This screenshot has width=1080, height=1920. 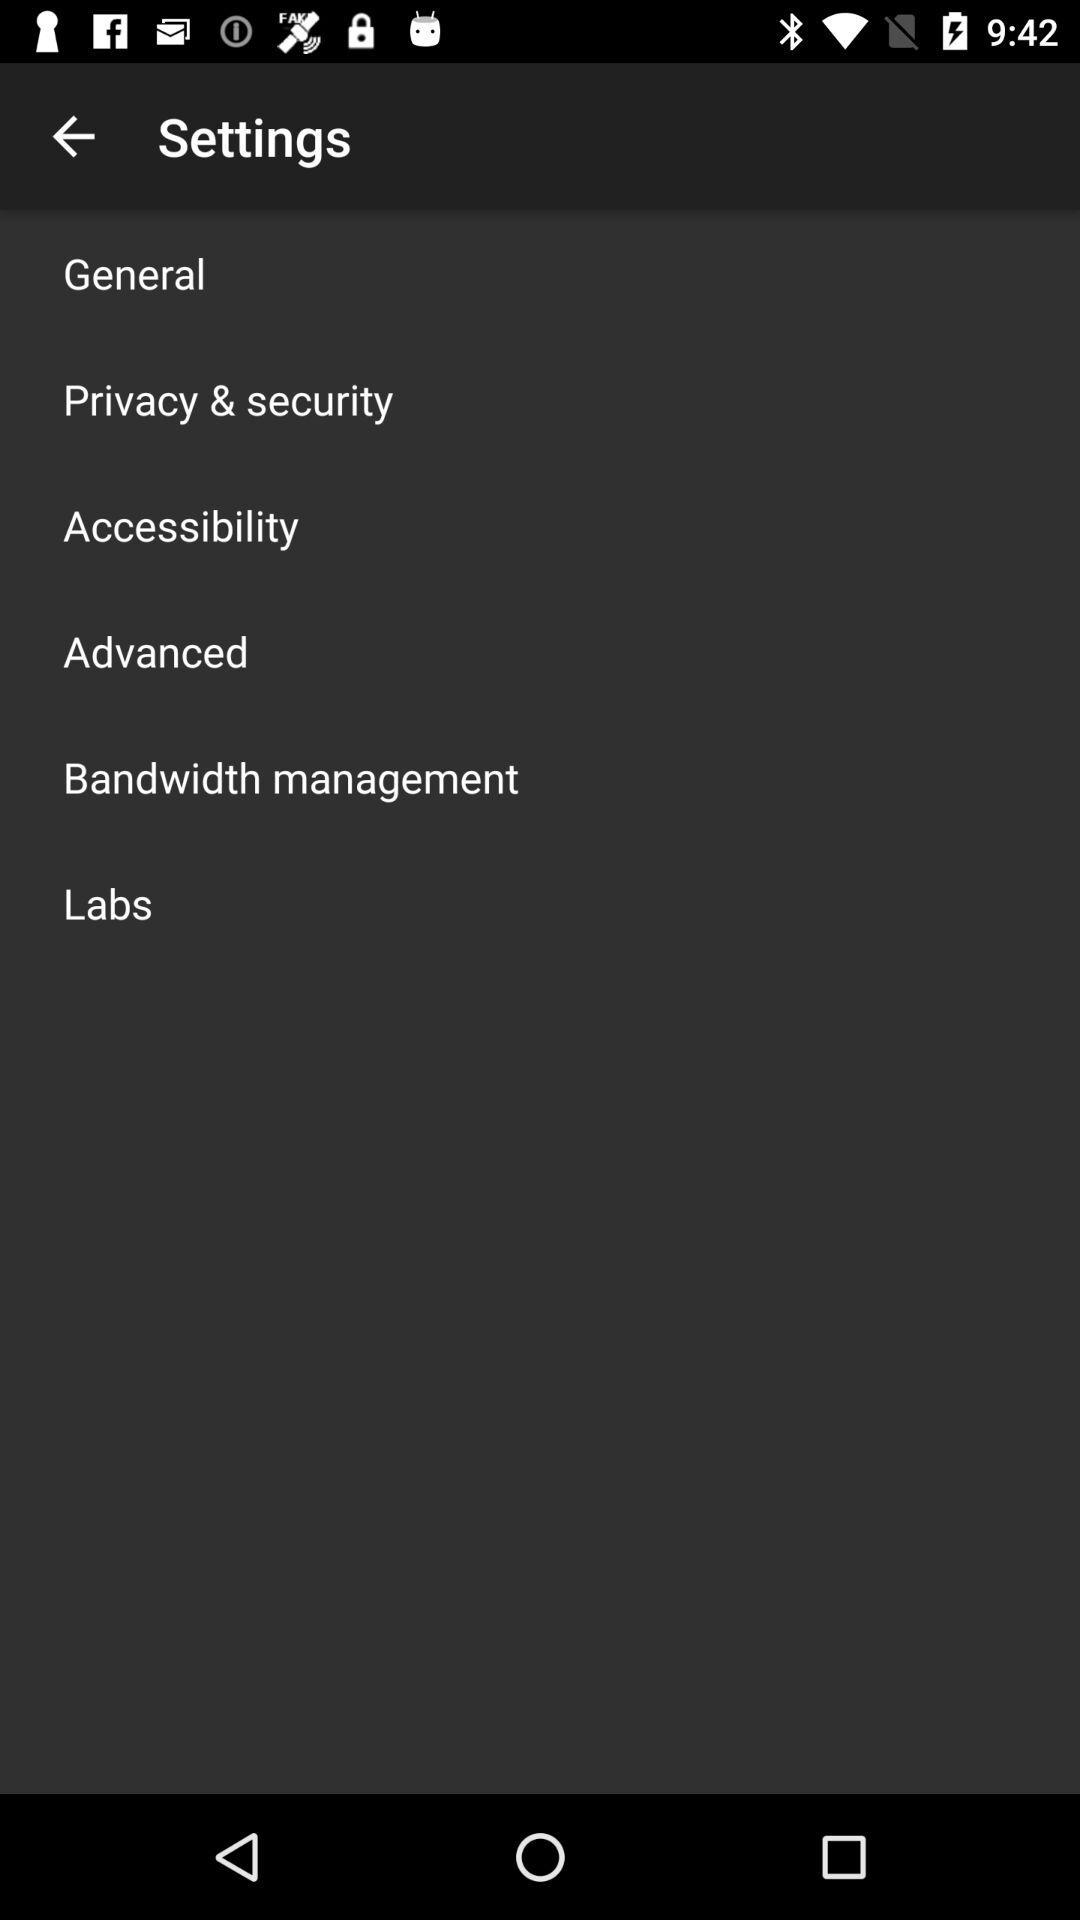 What do you see at coordinates (181, 524) in the screenshot?
I see `the item above the advanced` at bounding box center [181, 524].